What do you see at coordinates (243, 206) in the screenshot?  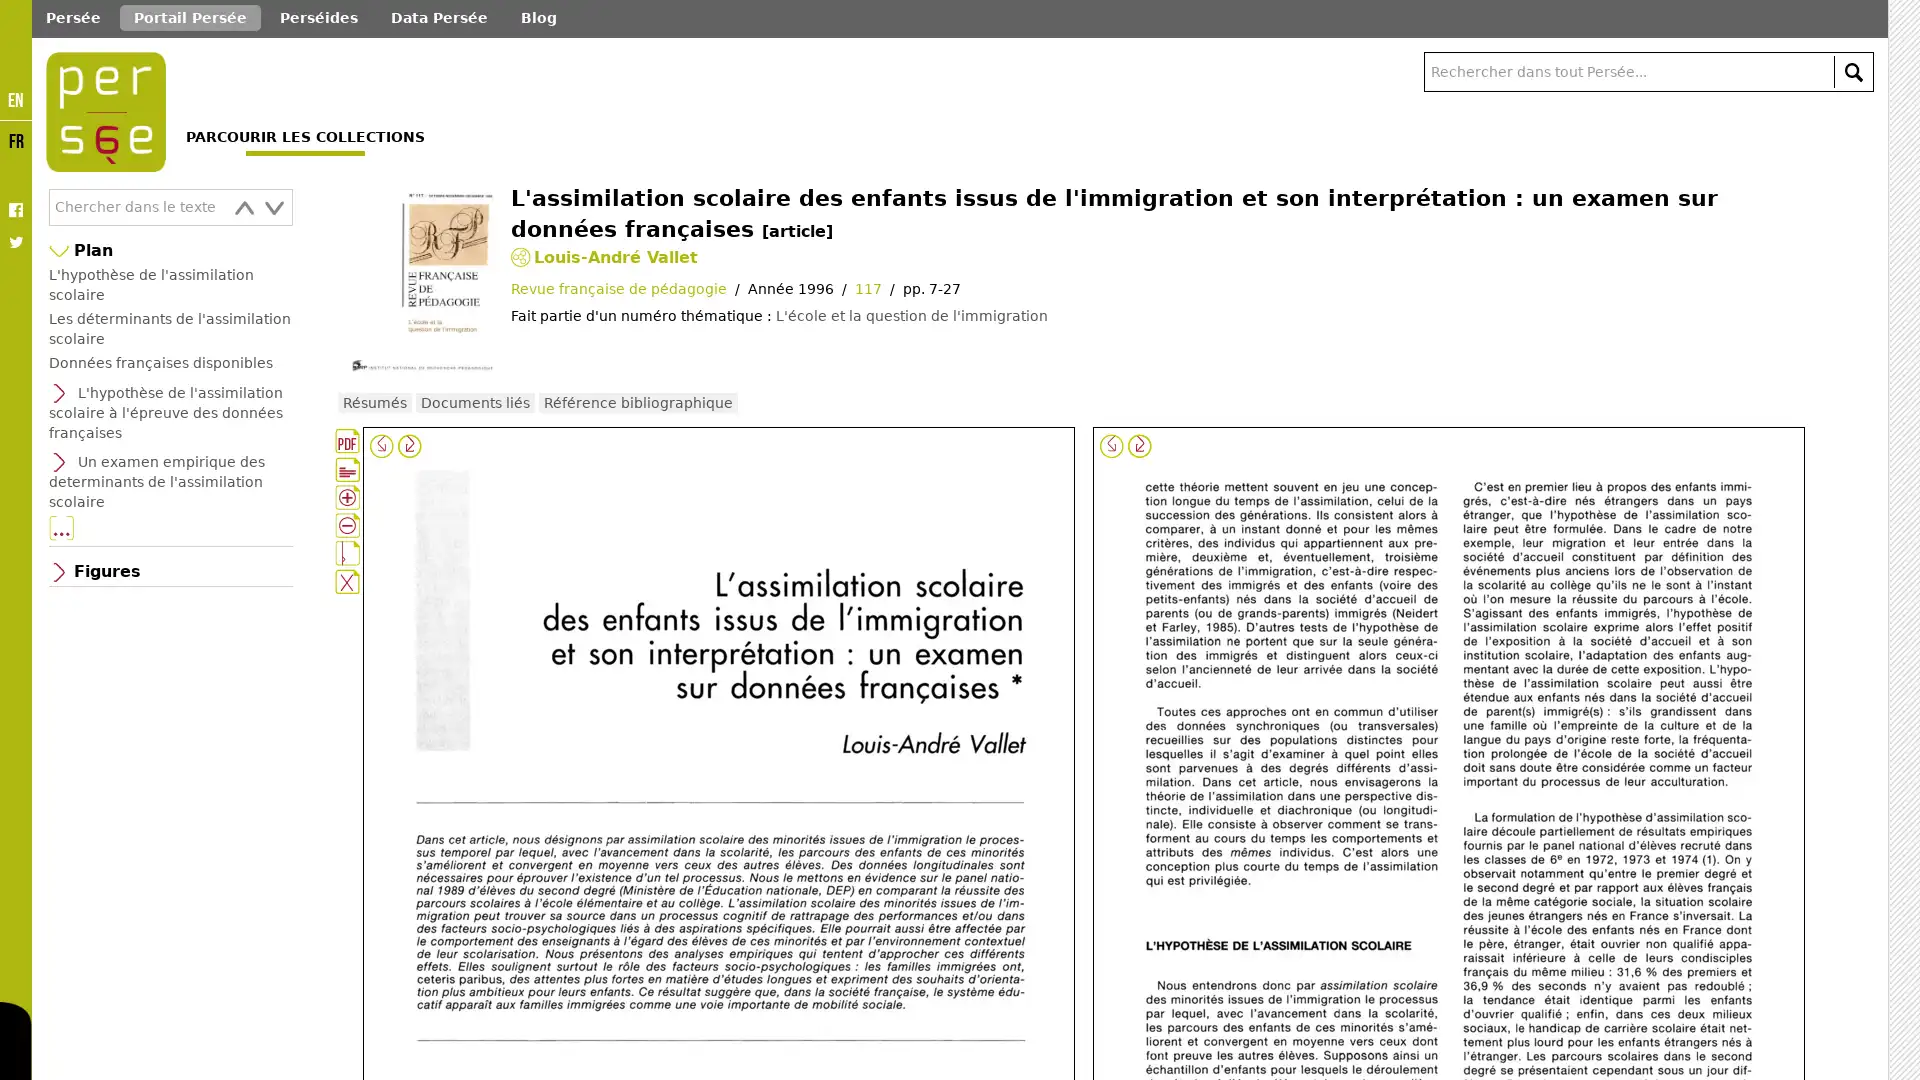 I see `prev` at bounding box center [243, 206].